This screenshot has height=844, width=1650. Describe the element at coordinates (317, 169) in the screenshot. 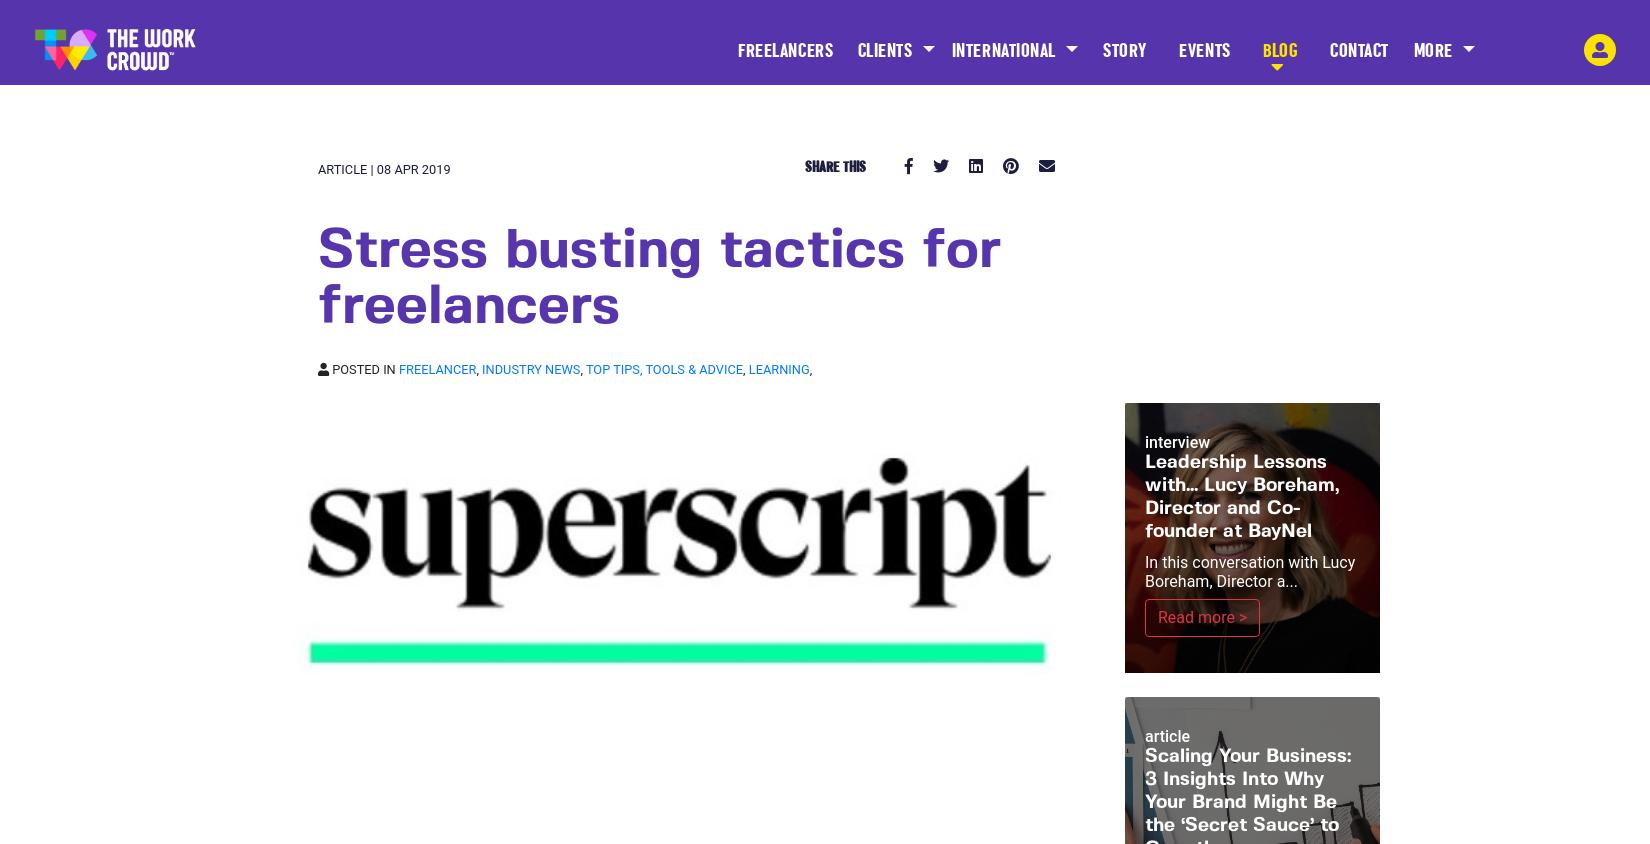

I see `'Article | 08 Apr 2019'` at that location.